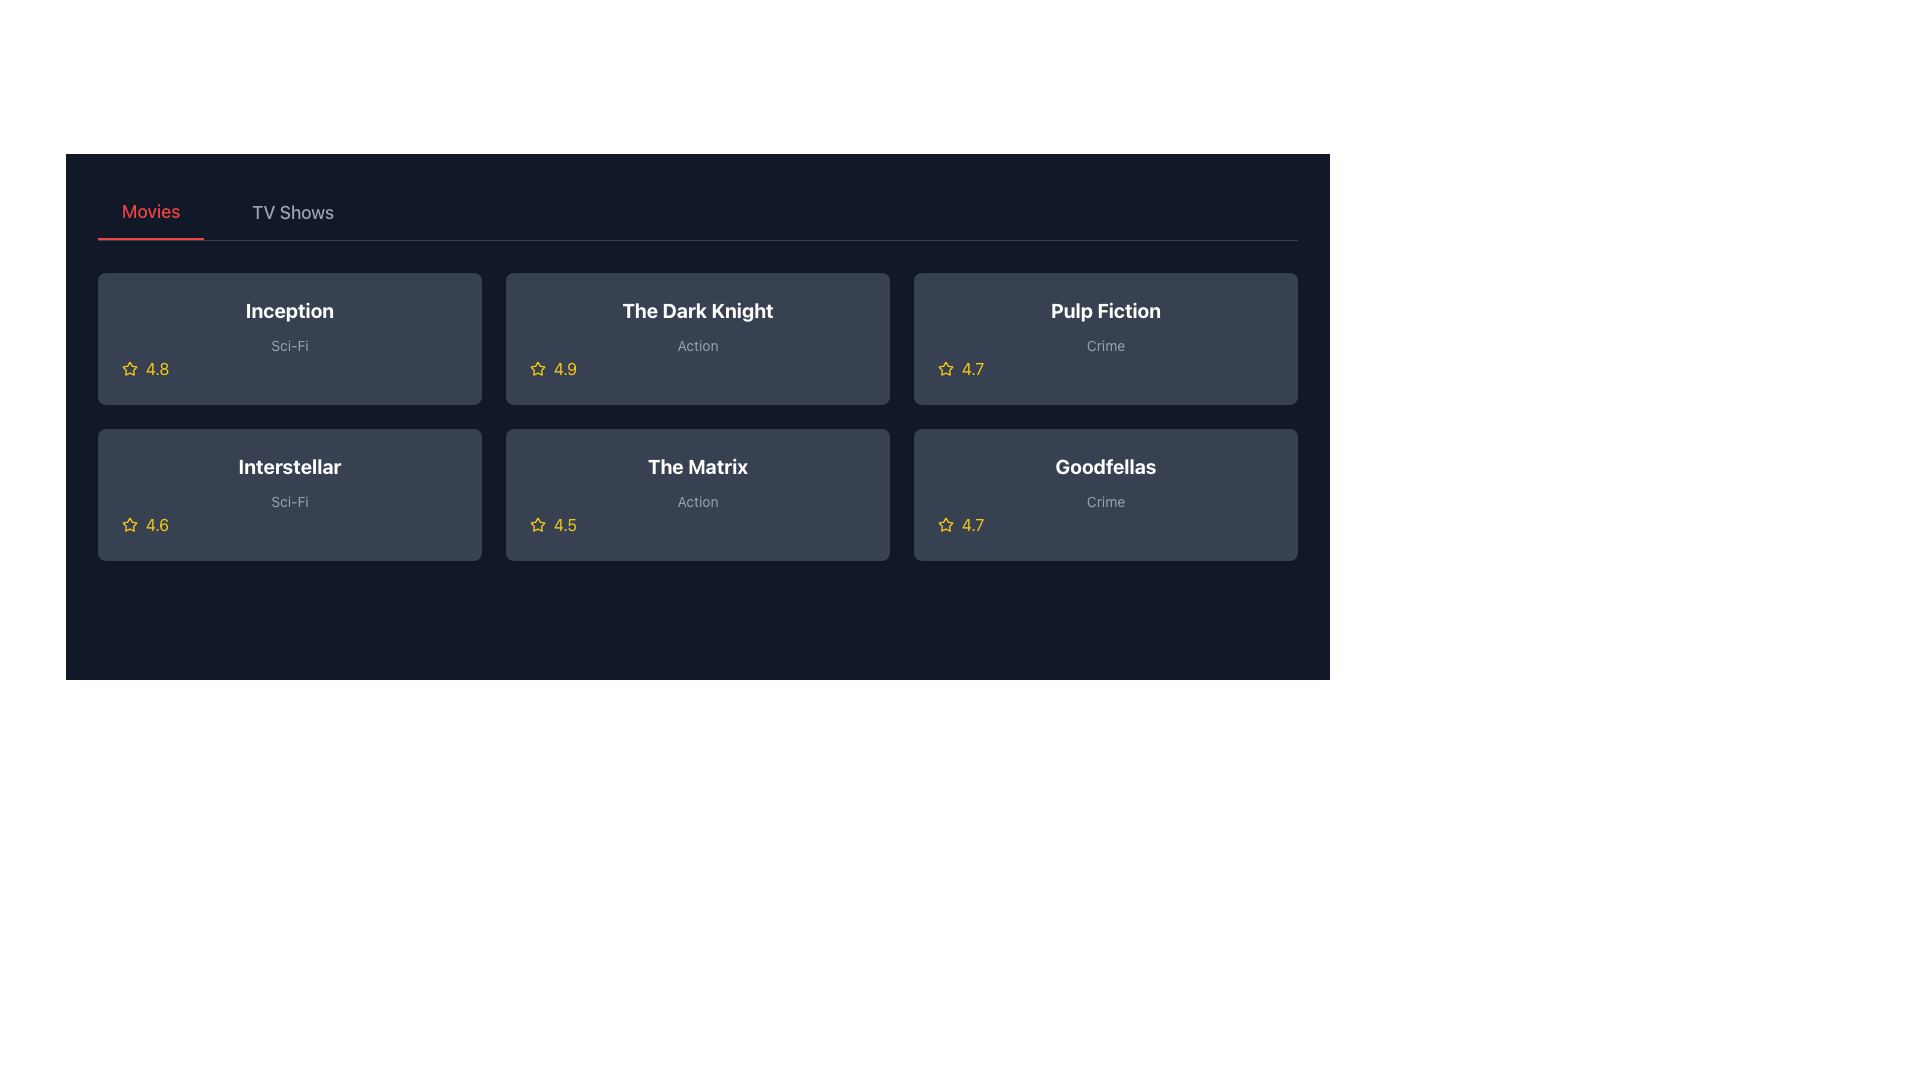  What do you see at coordinates (537, 369) in the screenshot?
I see `the yellow outlined star icon indicating the rating for 'The Dark Knight', located at the top-right corner of the tile, to the left of the text '4.9'` at bounding box center [537, 369].